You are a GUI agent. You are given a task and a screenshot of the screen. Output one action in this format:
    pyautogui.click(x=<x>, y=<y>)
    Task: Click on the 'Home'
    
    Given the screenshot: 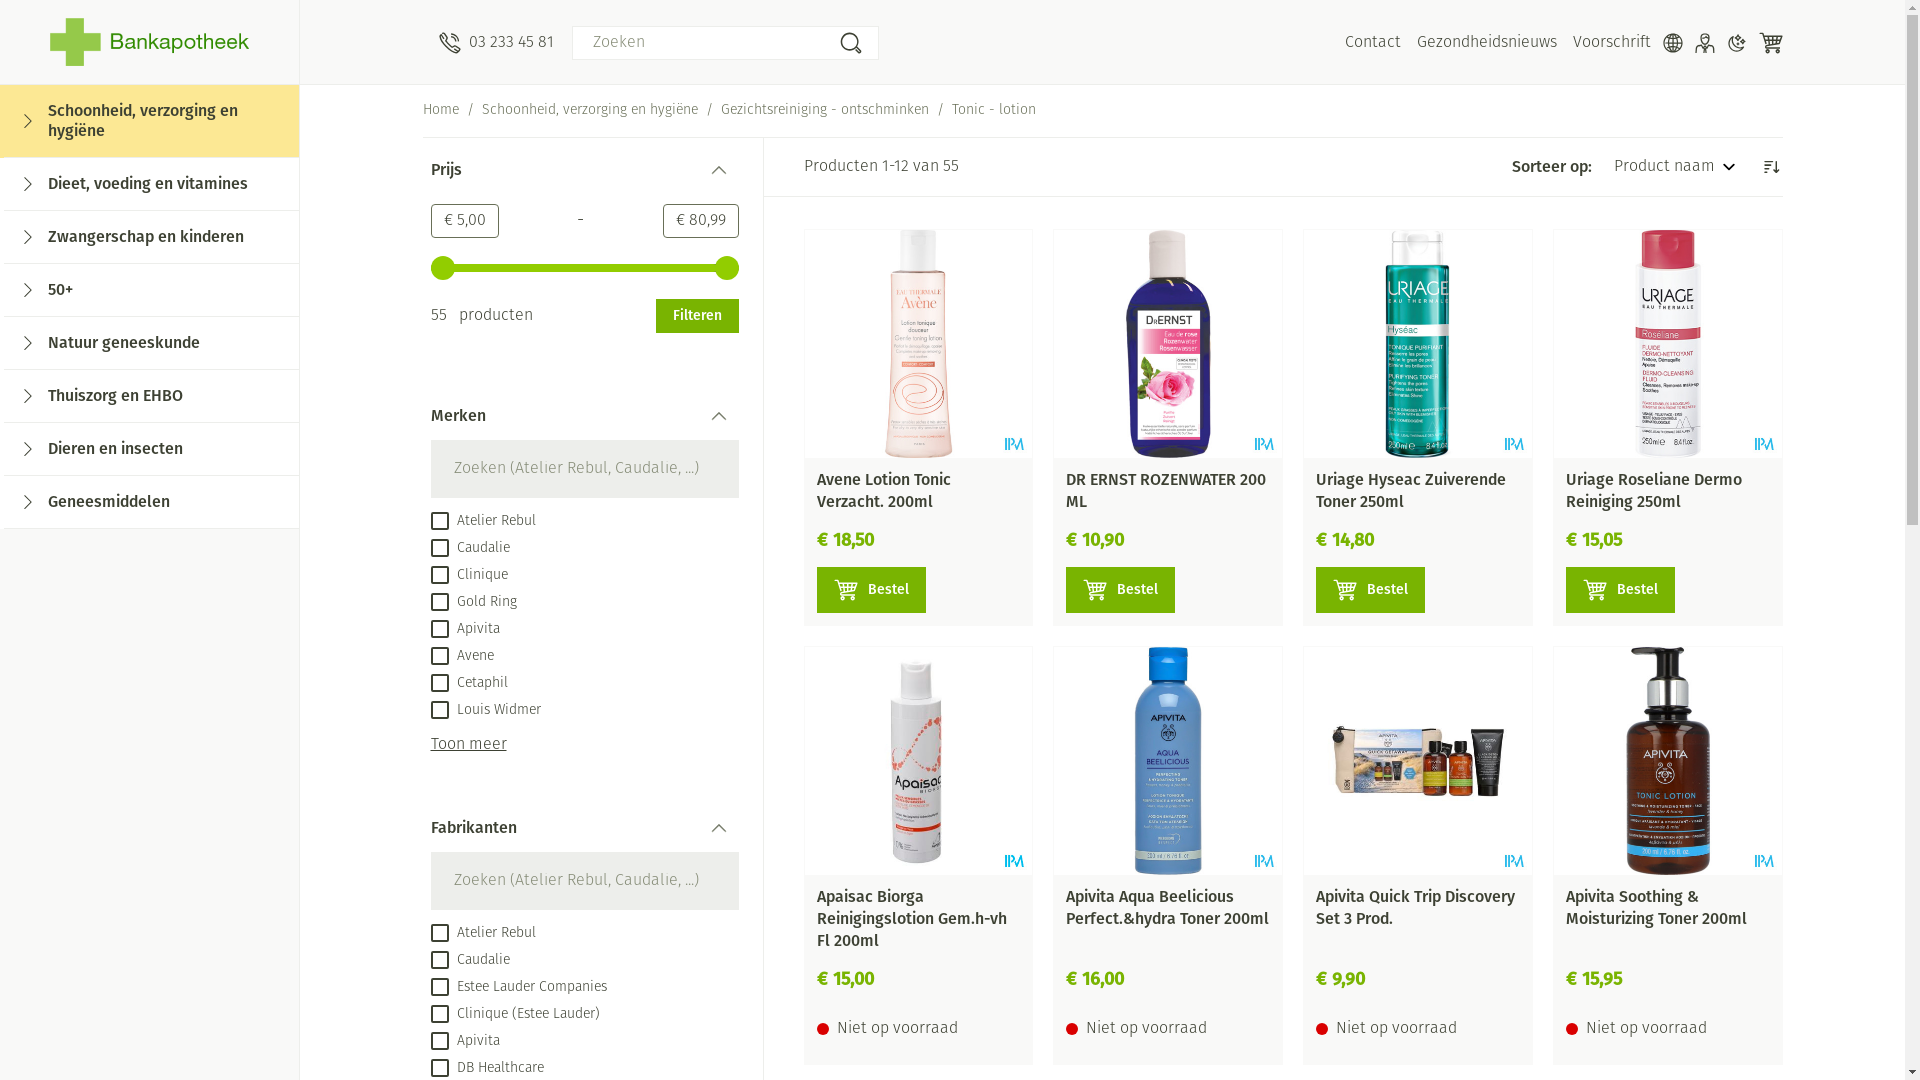 What is the action you would take?
    pyautogui.click(x=421, y=111)
    